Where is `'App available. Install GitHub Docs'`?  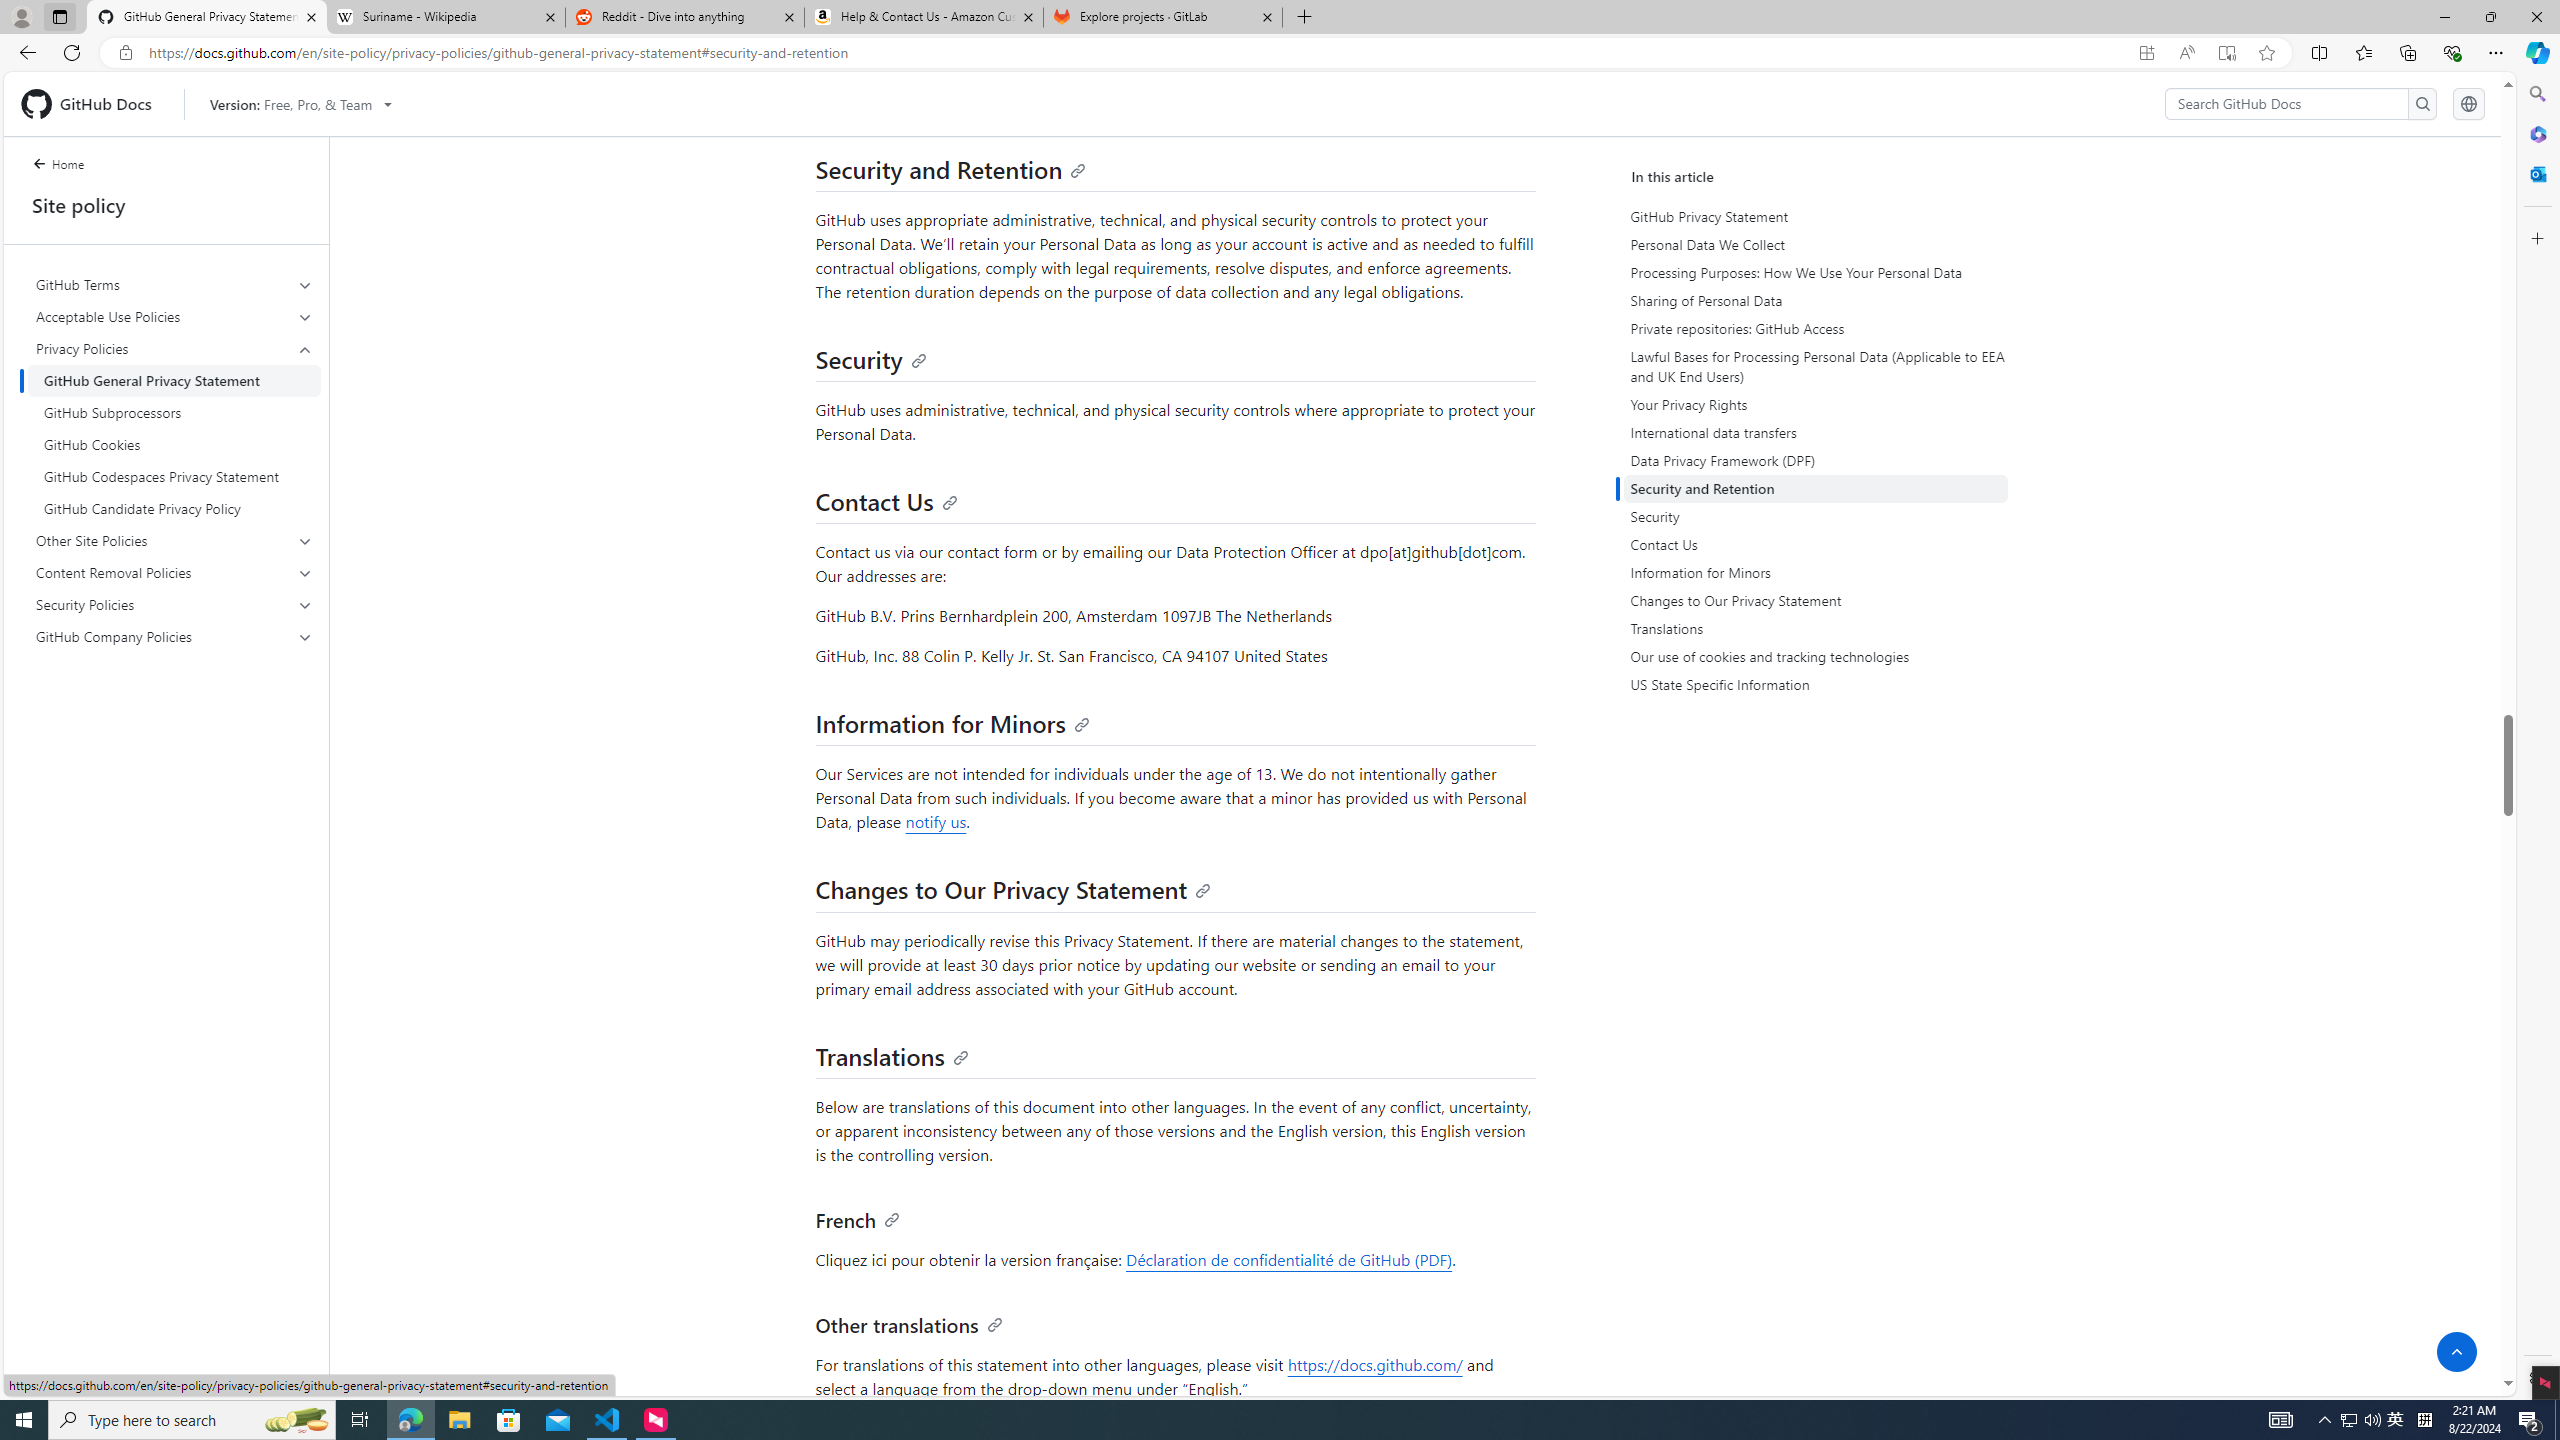
'App available. Install GitHub Docs' is located at coordinates (2145, 53).